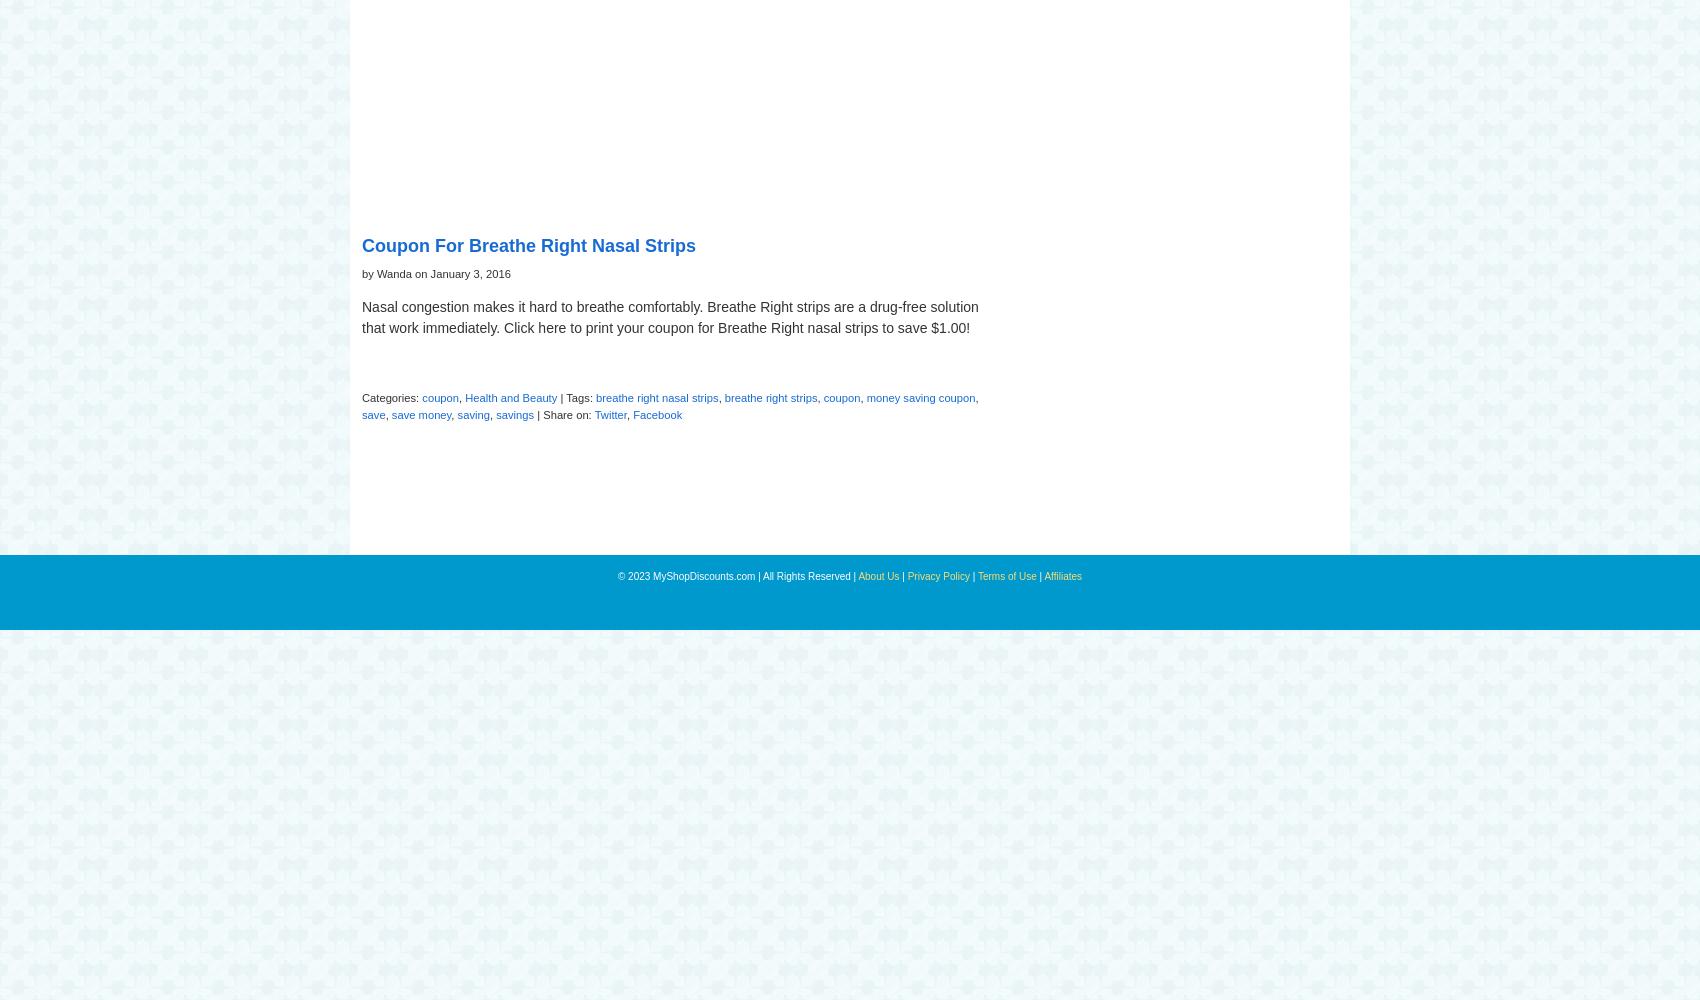 This screenshot has height=1000, width=1700. Describe the element at coordinates (938, 574) in the screenshot. I see `'Privacy Policy'` at that location.